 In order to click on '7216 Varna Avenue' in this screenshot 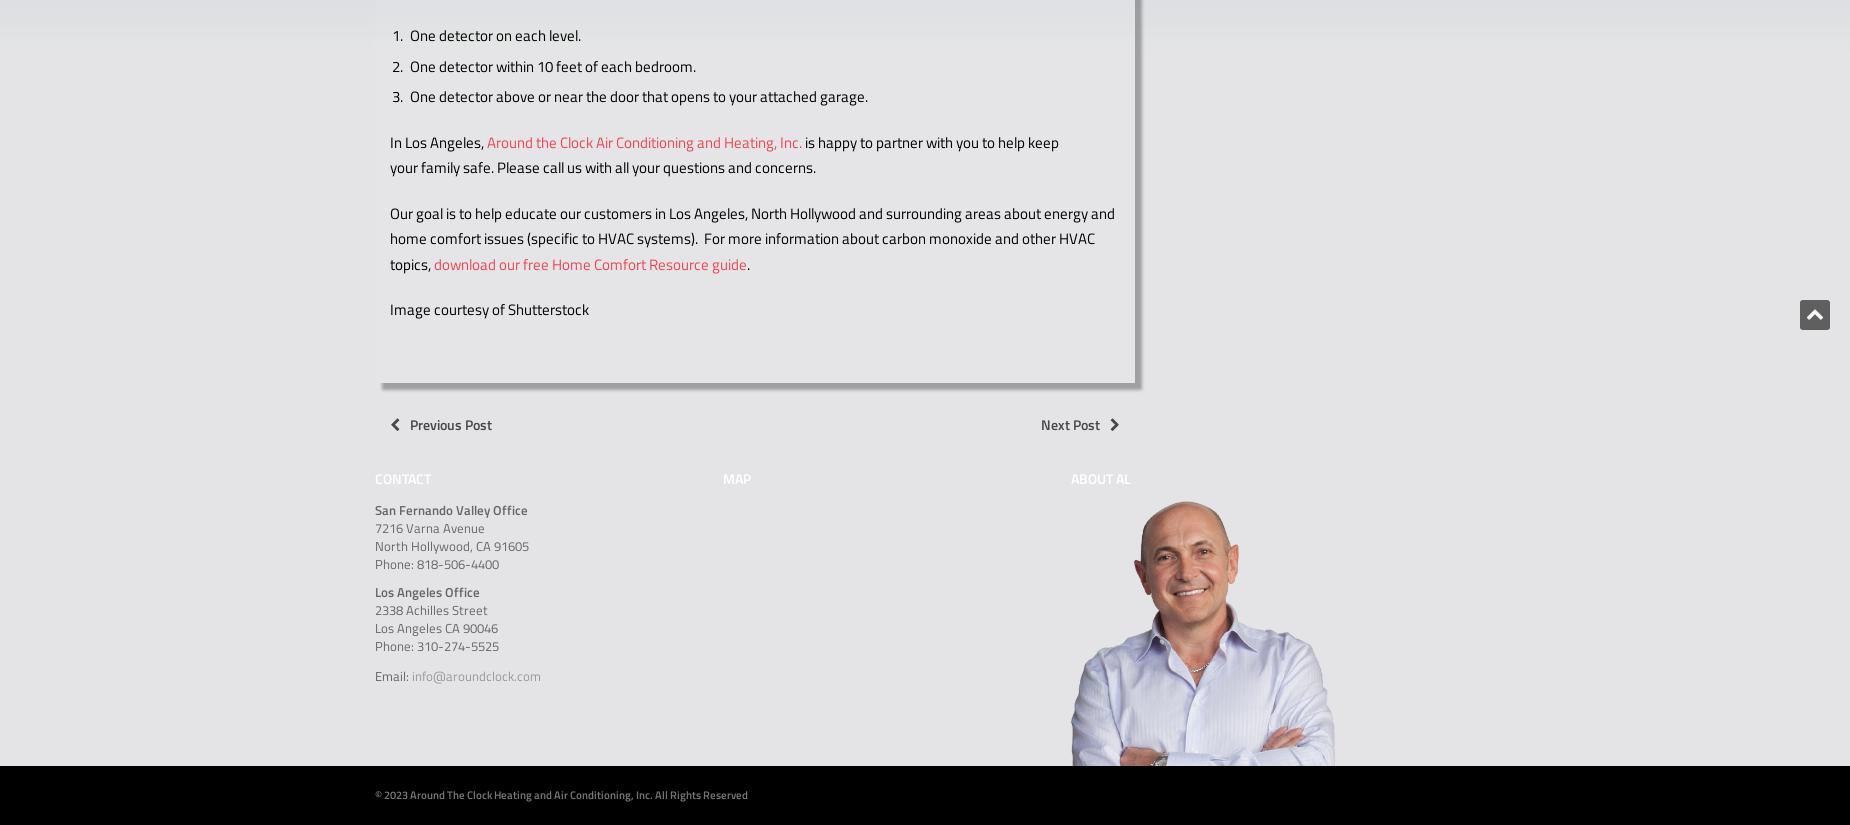, I will do `click(428, 526)`.